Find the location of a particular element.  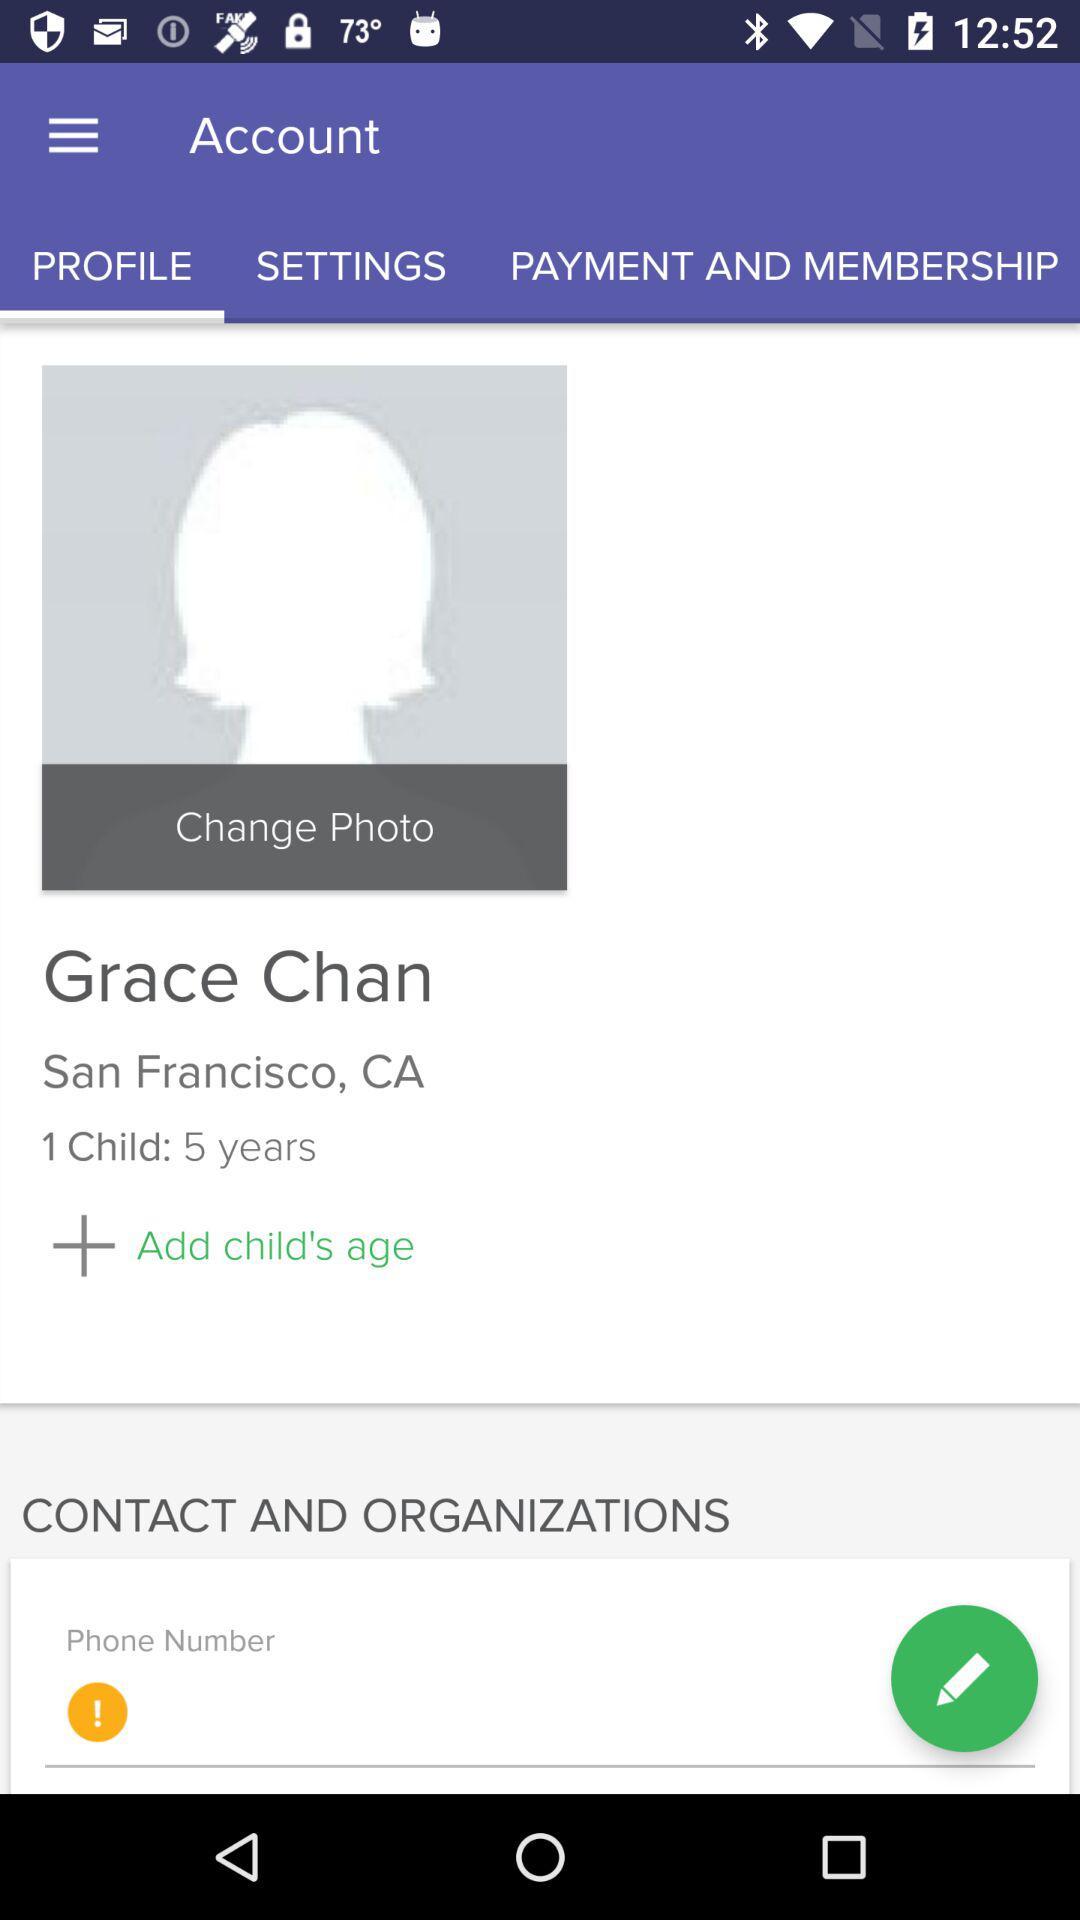

icon below san francisco, ca icon is located at coordinates (963, 1678).